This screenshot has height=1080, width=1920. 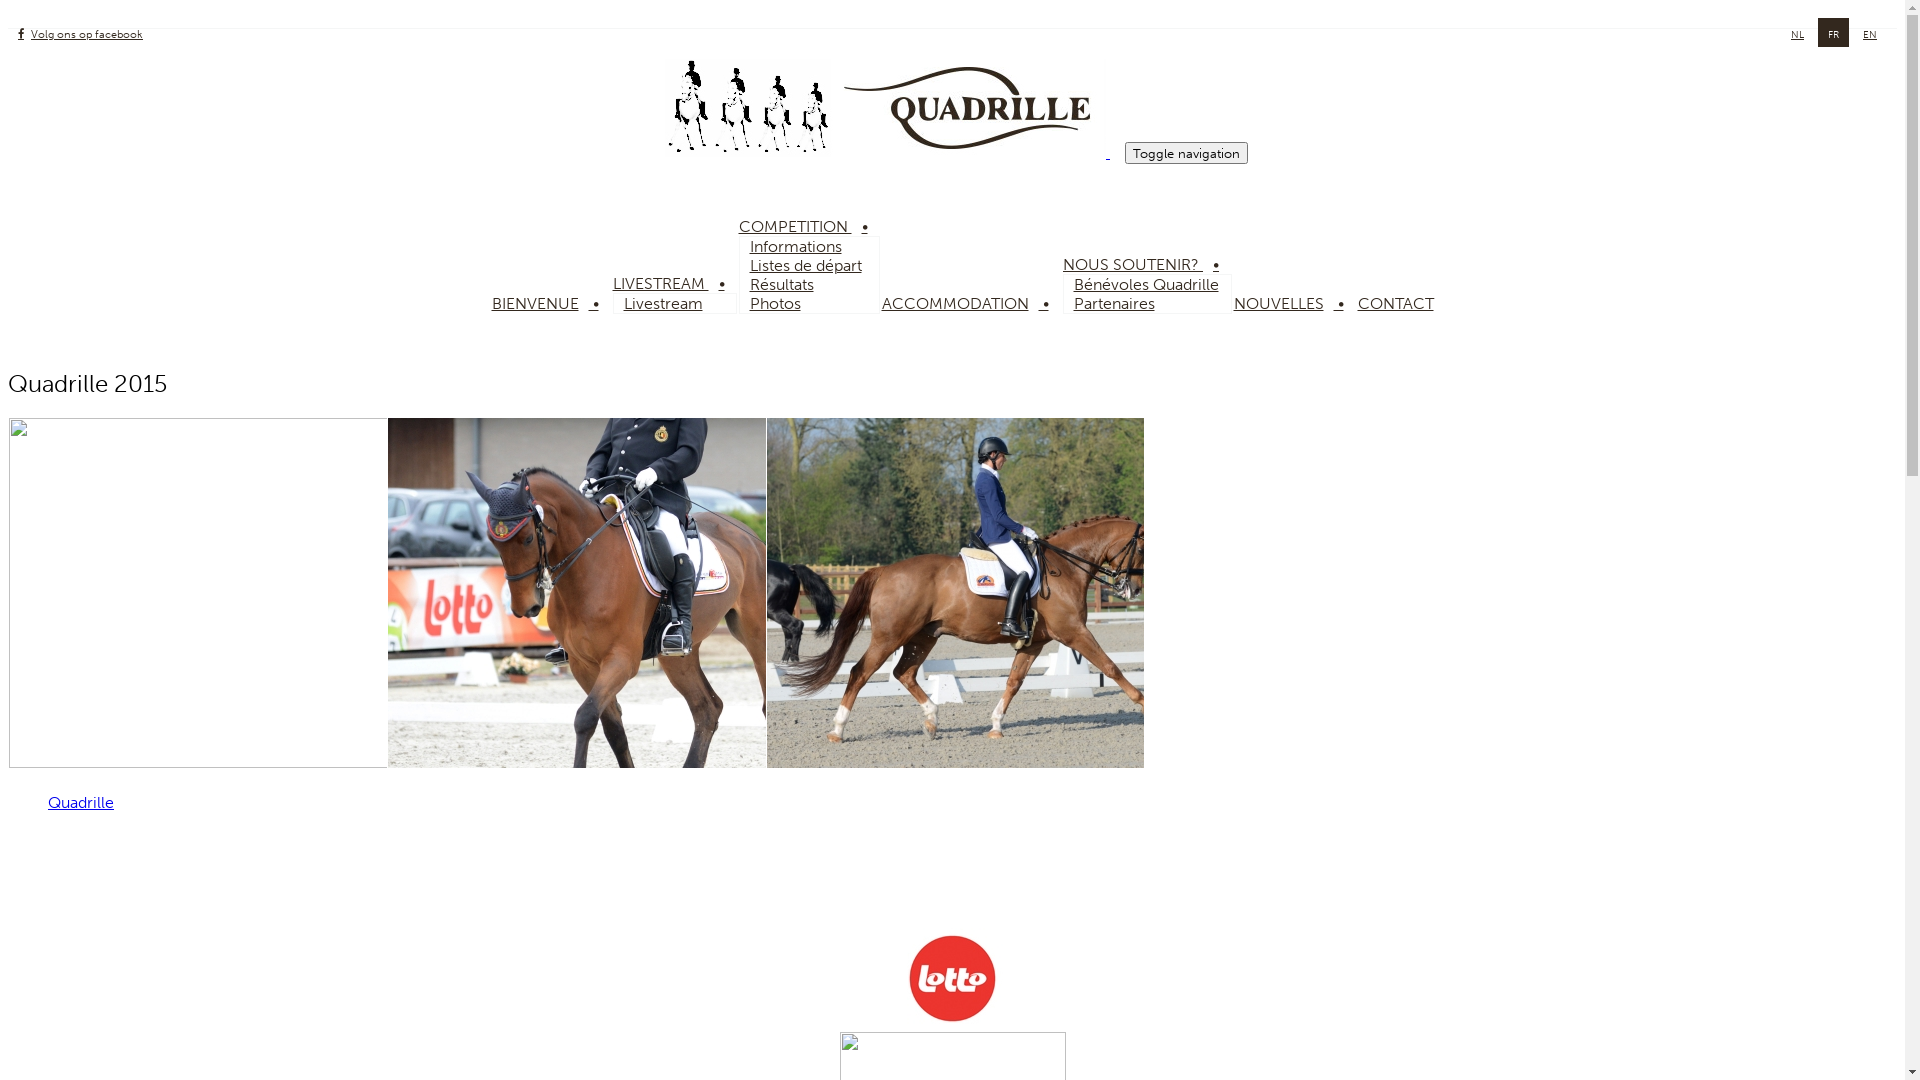 What do you see at coordinates (80, 34) in the screenshot?
I see `'Volg ons op facebook'` at bounding box center [80, 34].